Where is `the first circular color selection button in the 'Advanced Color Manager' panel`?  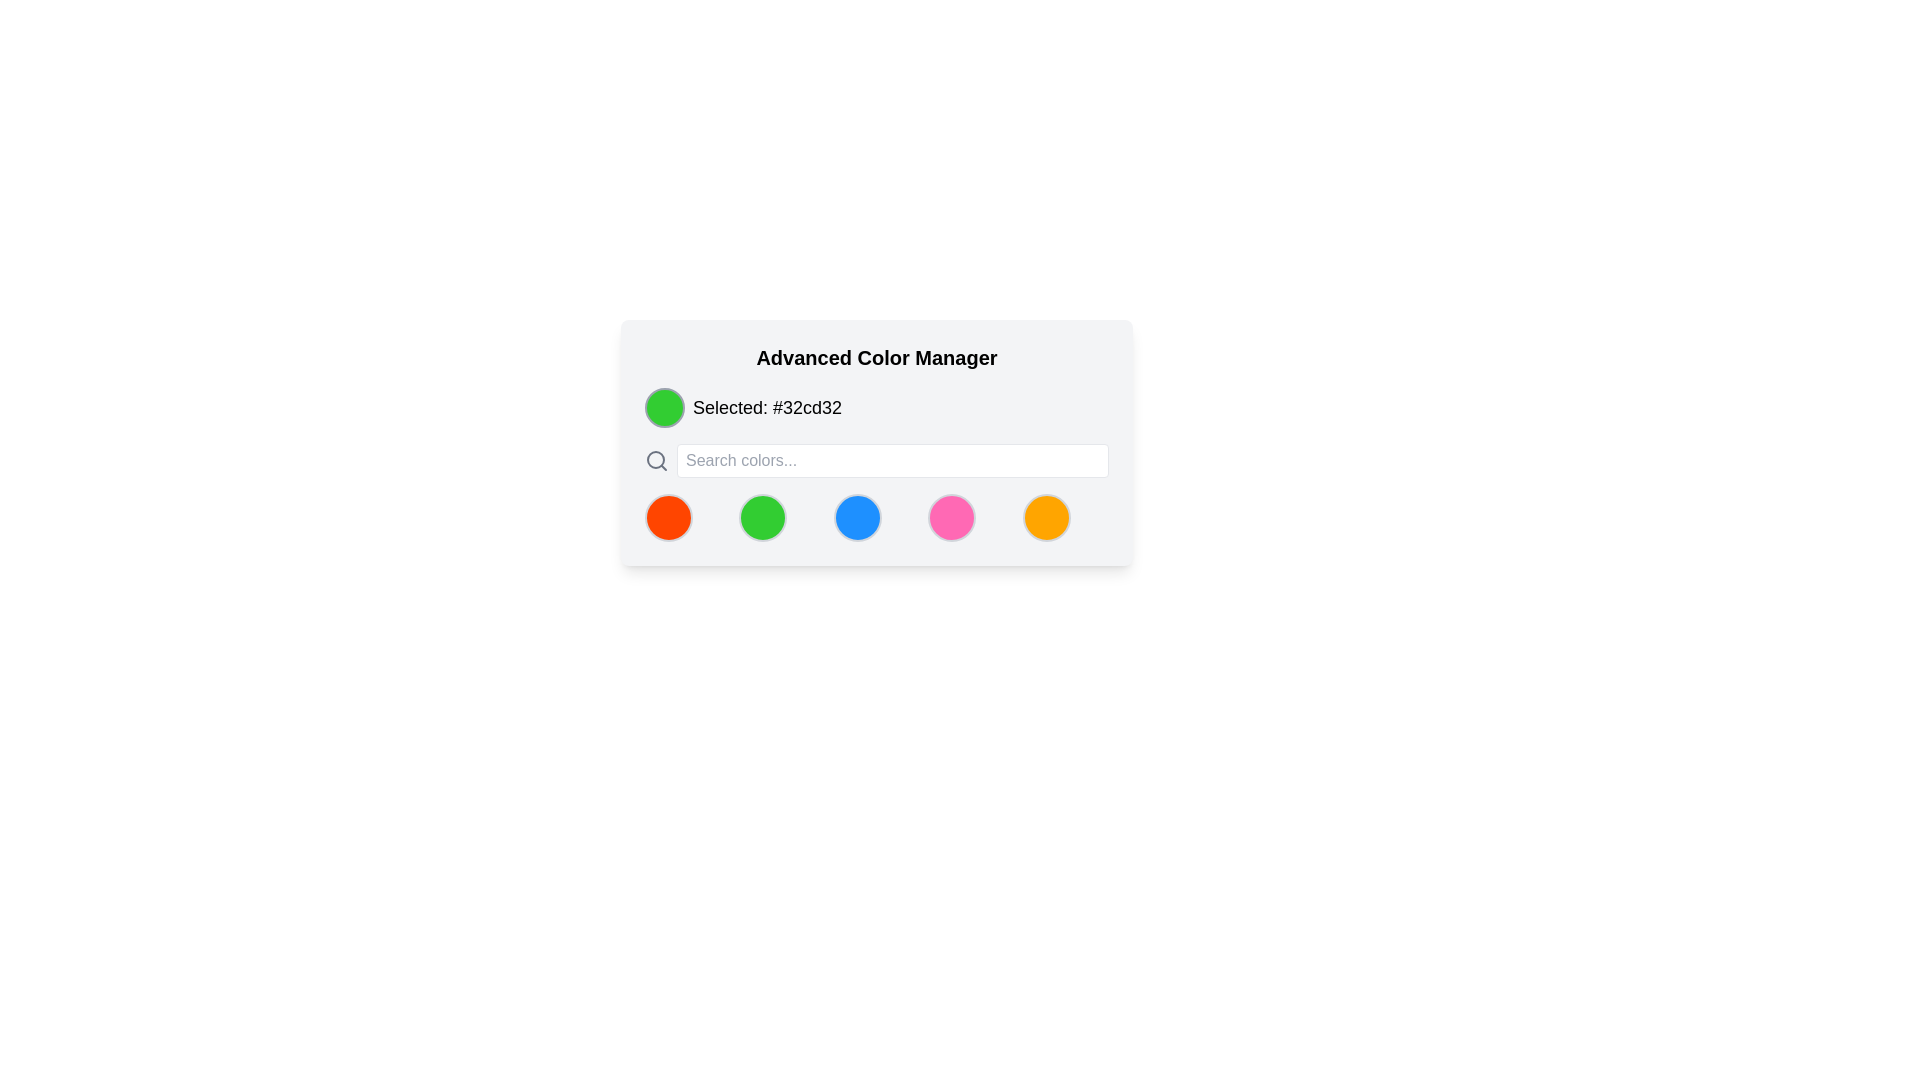
the first circular color selection button in the 'Advanced Color Manager' panel is located at coordinates (668, 516).